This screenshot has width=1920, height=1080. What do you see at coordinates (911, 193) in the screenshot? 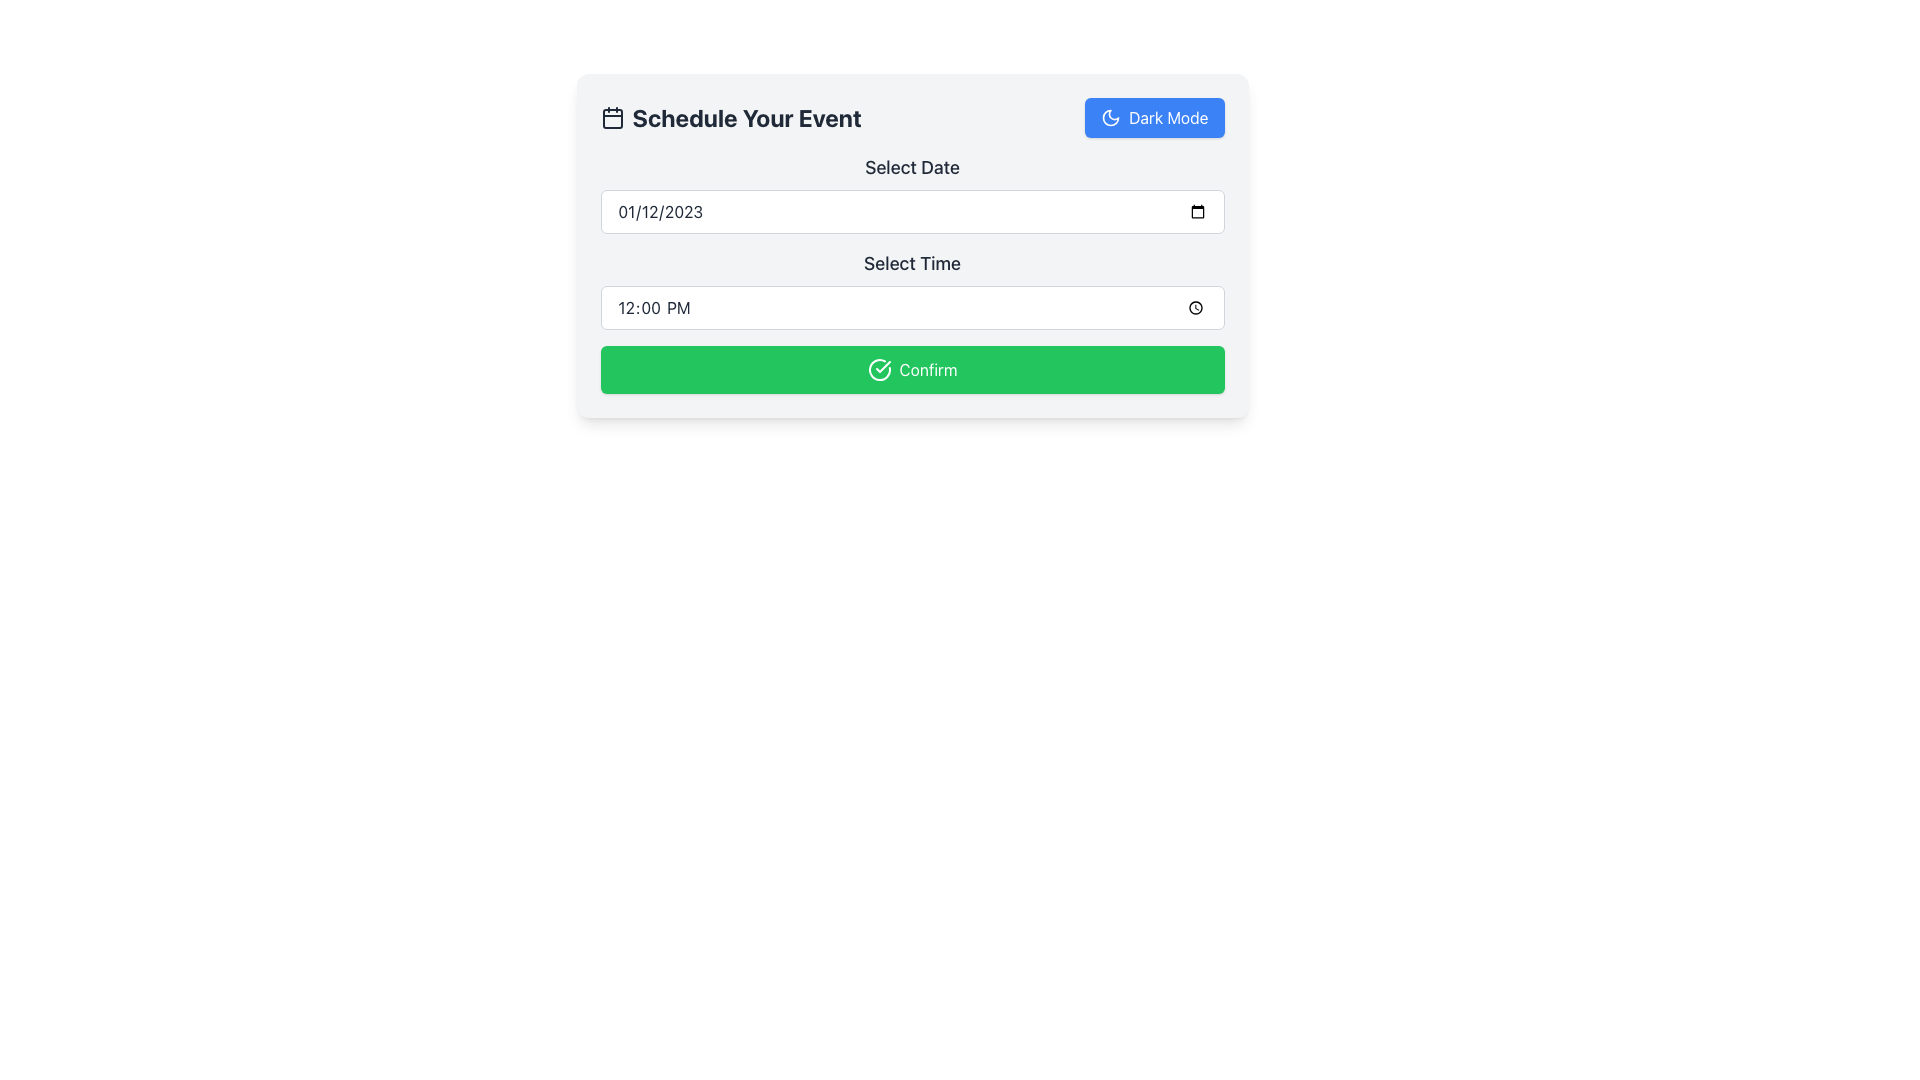
I see `the Date Selection Input Field labeled 'Select Date'` at bounding box center [911, 193].